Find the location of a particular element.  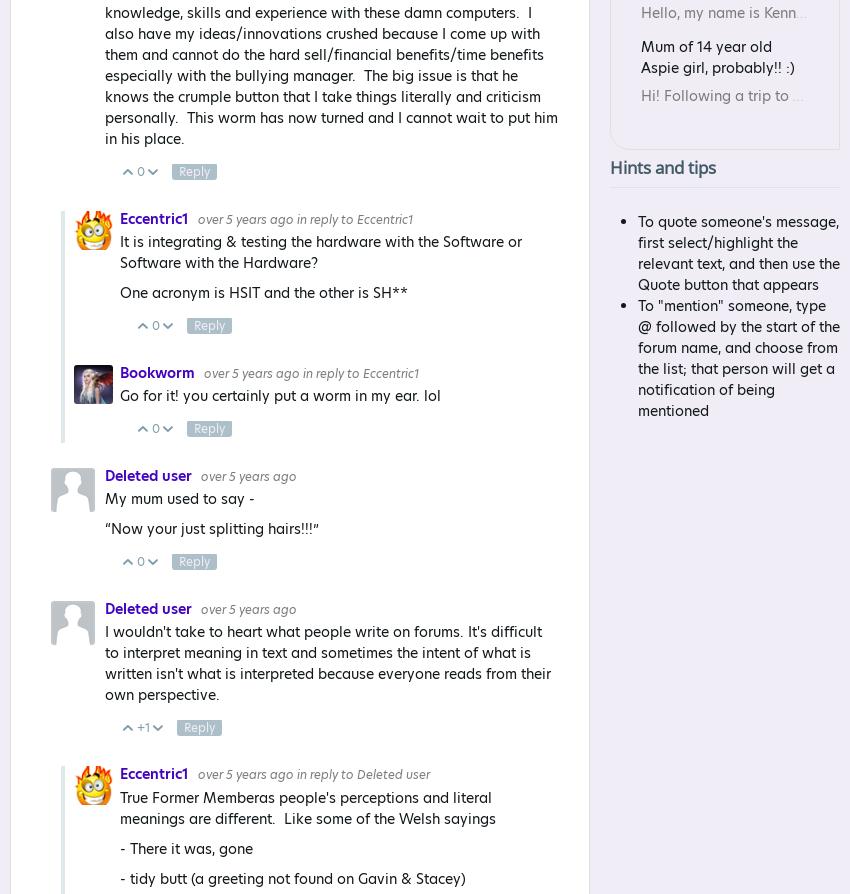

'One acronym is HSIT and the other is SH**' is located at coordinates (263, 293).